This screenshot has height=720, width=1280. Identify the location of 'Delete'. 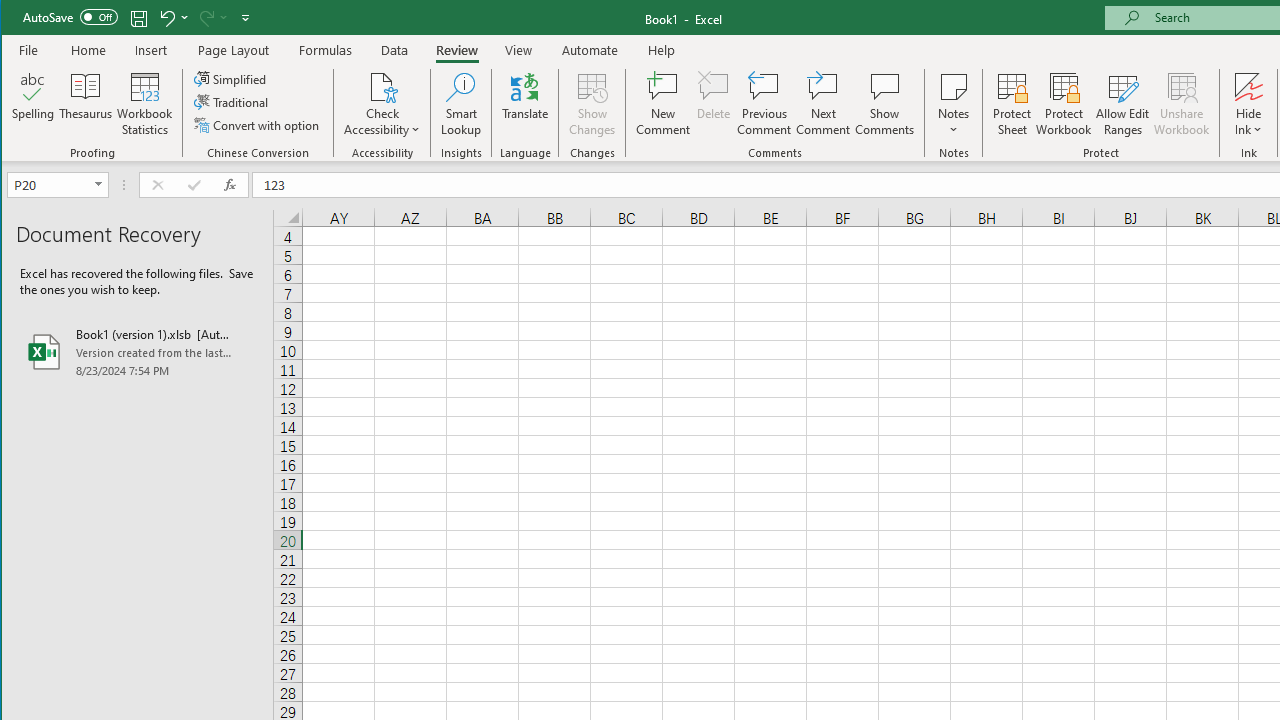
(713, 104).